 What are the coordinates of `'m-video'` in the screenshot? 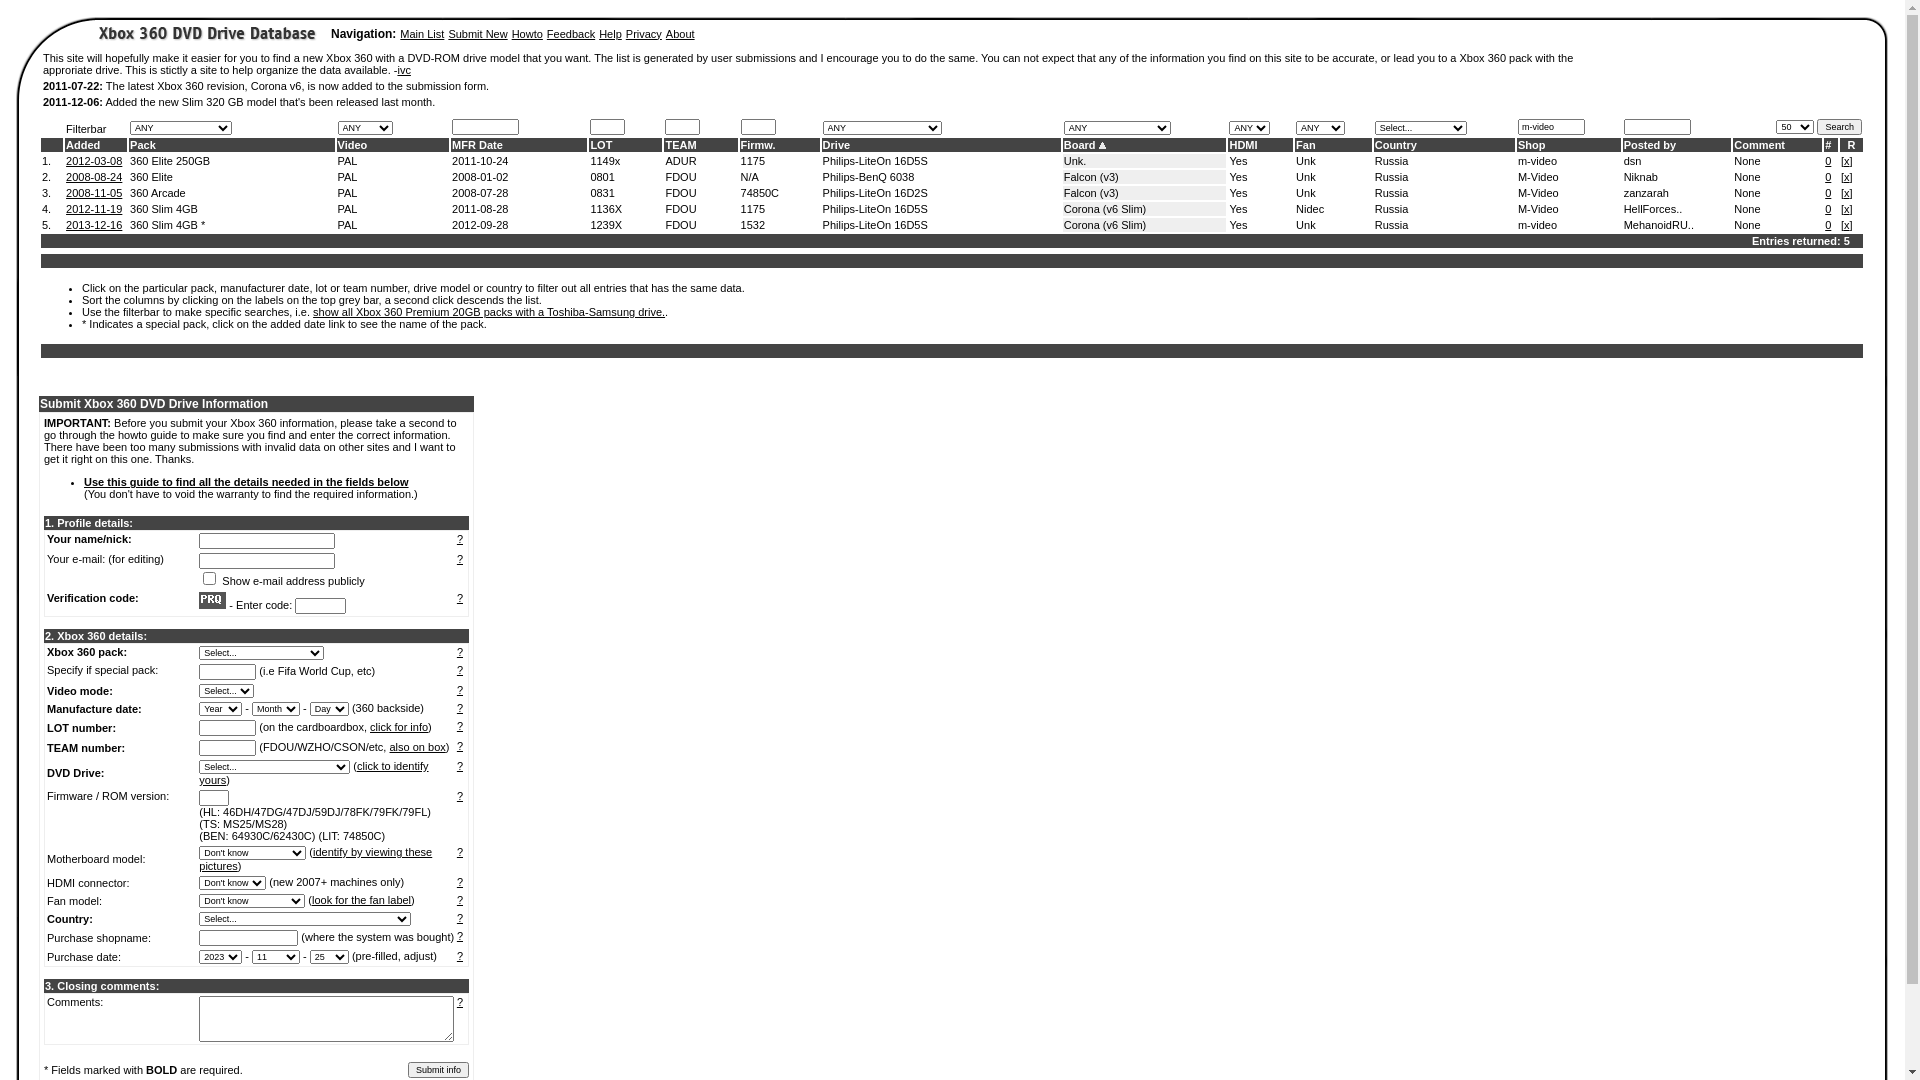 It's located at (1536, 160).